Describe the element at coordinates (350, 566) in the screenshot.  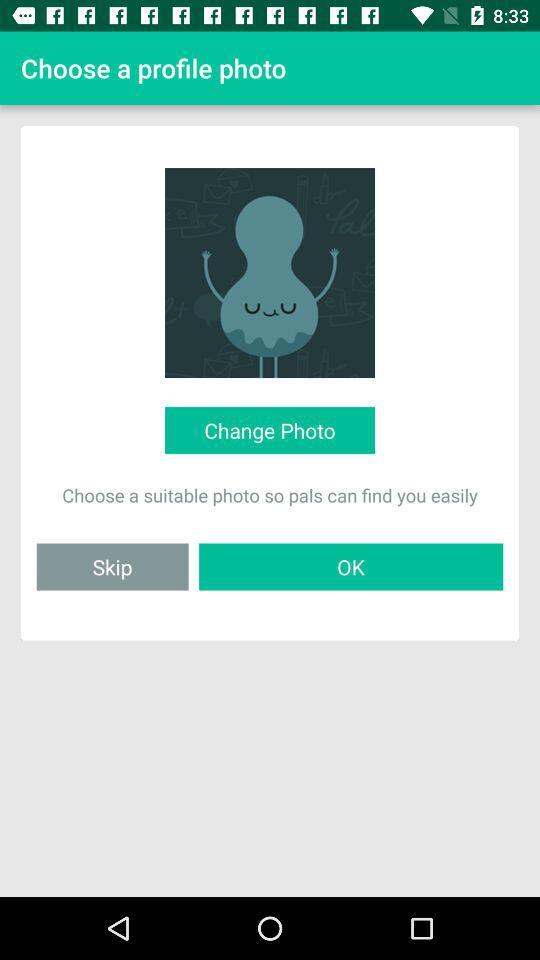
I see `item to the right of the skip` at that location.